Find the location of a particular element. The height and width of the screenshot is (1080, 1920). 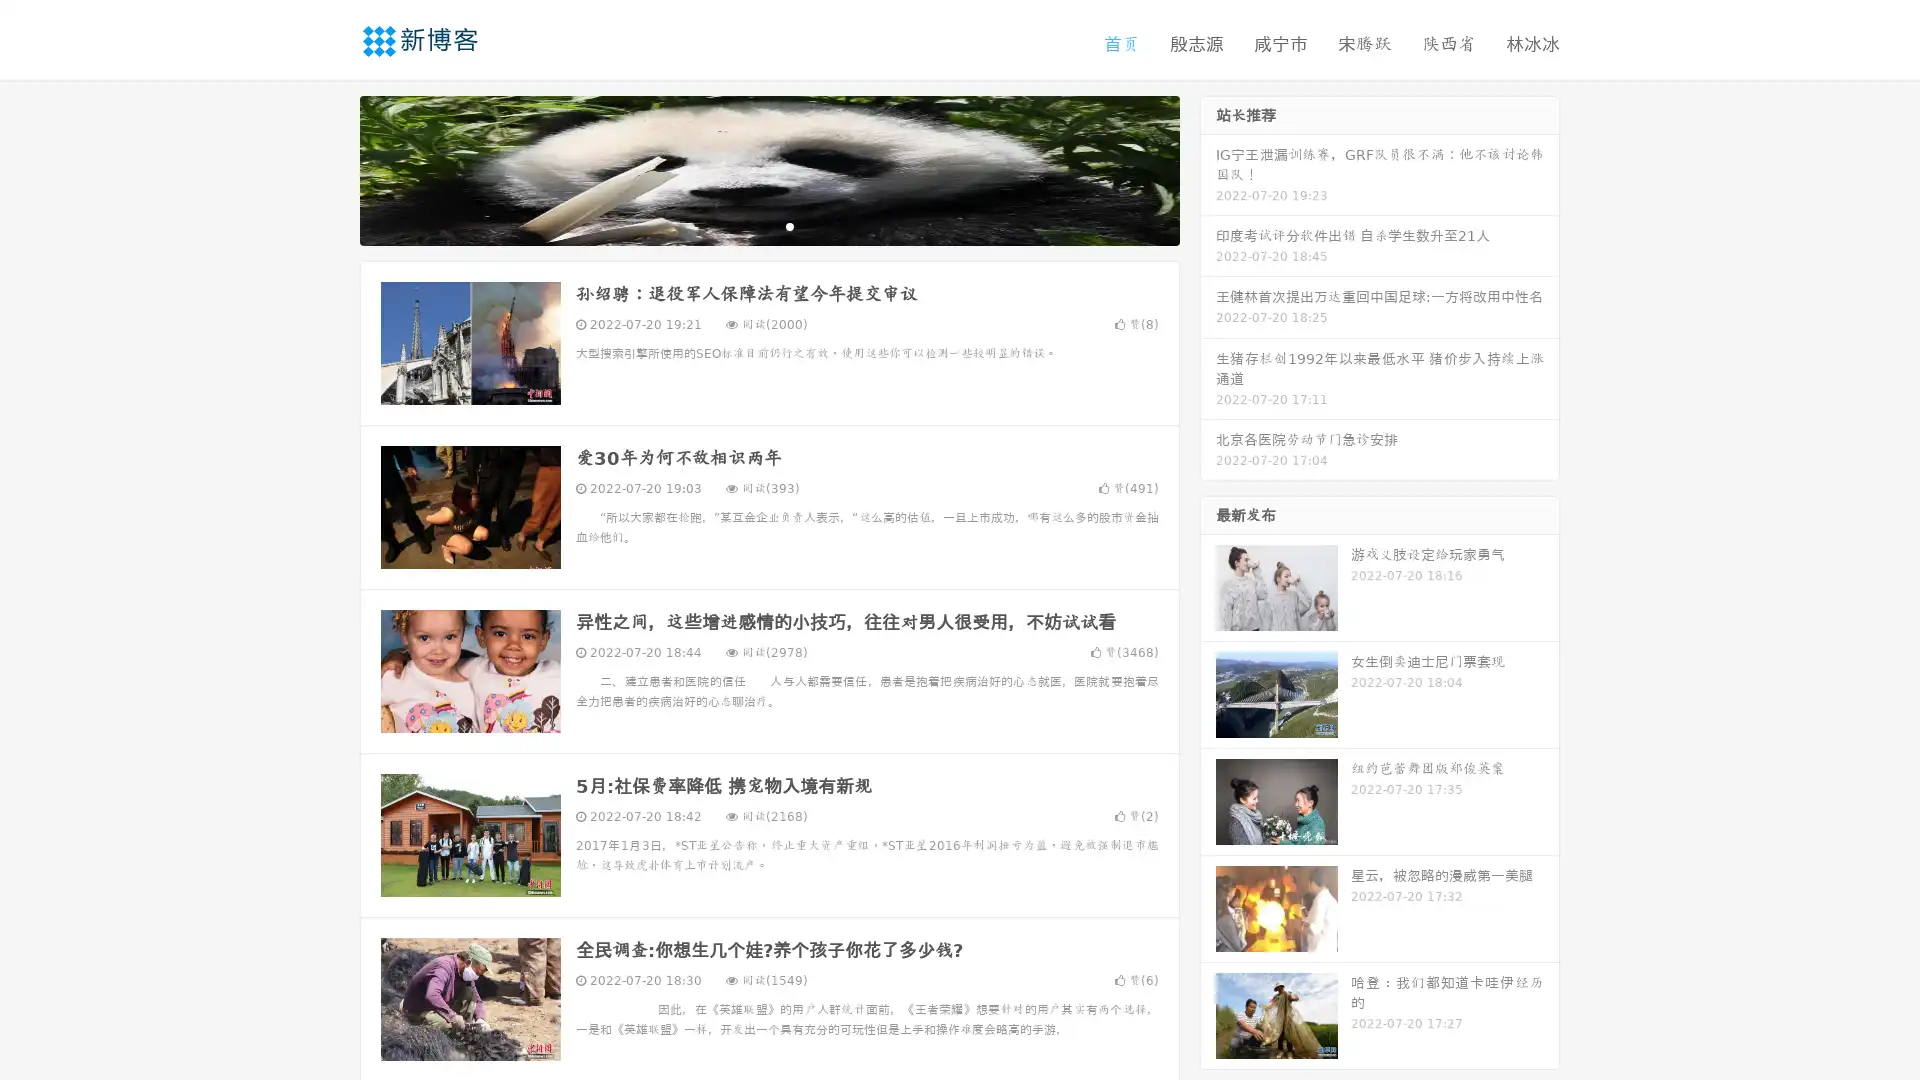

Go to slide 1 is located at coordinates (748, 225).